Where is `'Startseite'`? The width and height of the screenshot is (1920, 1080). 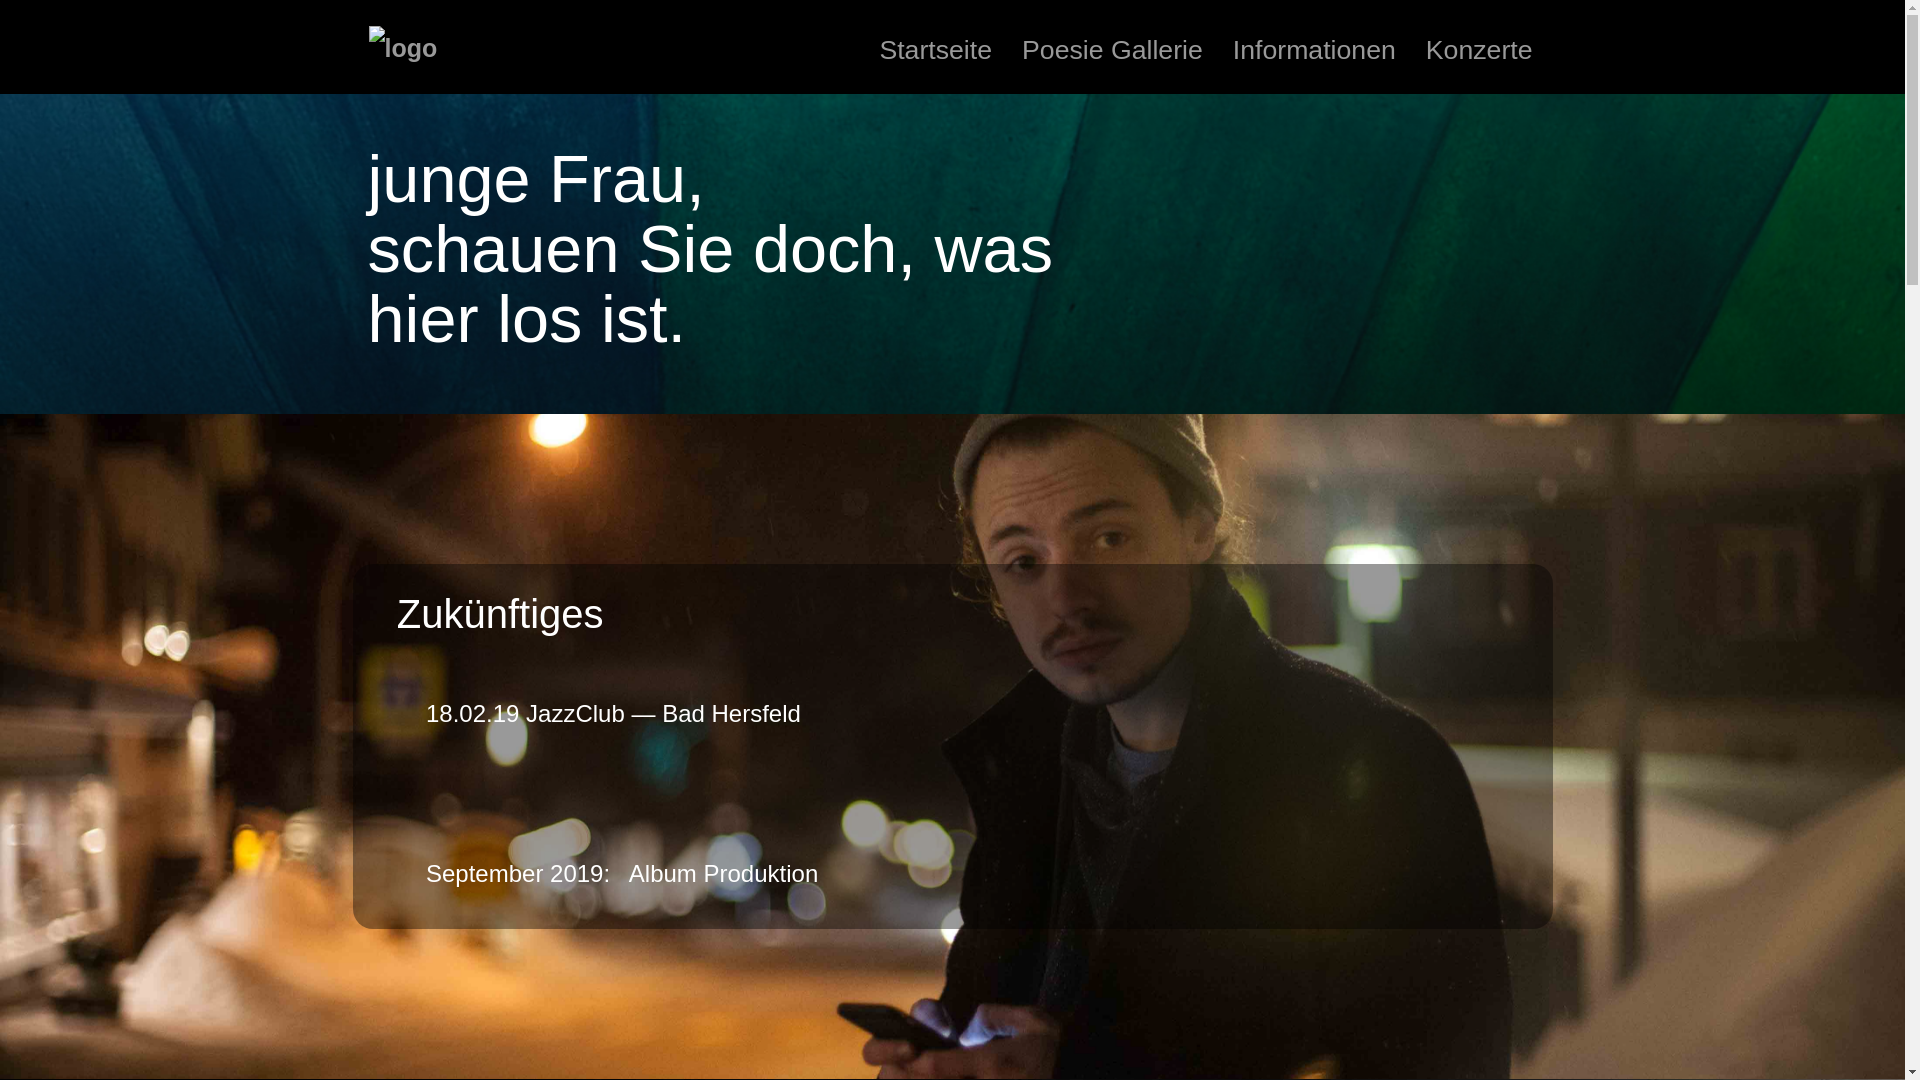
'Startseite' is located at coordinates (934, 49).